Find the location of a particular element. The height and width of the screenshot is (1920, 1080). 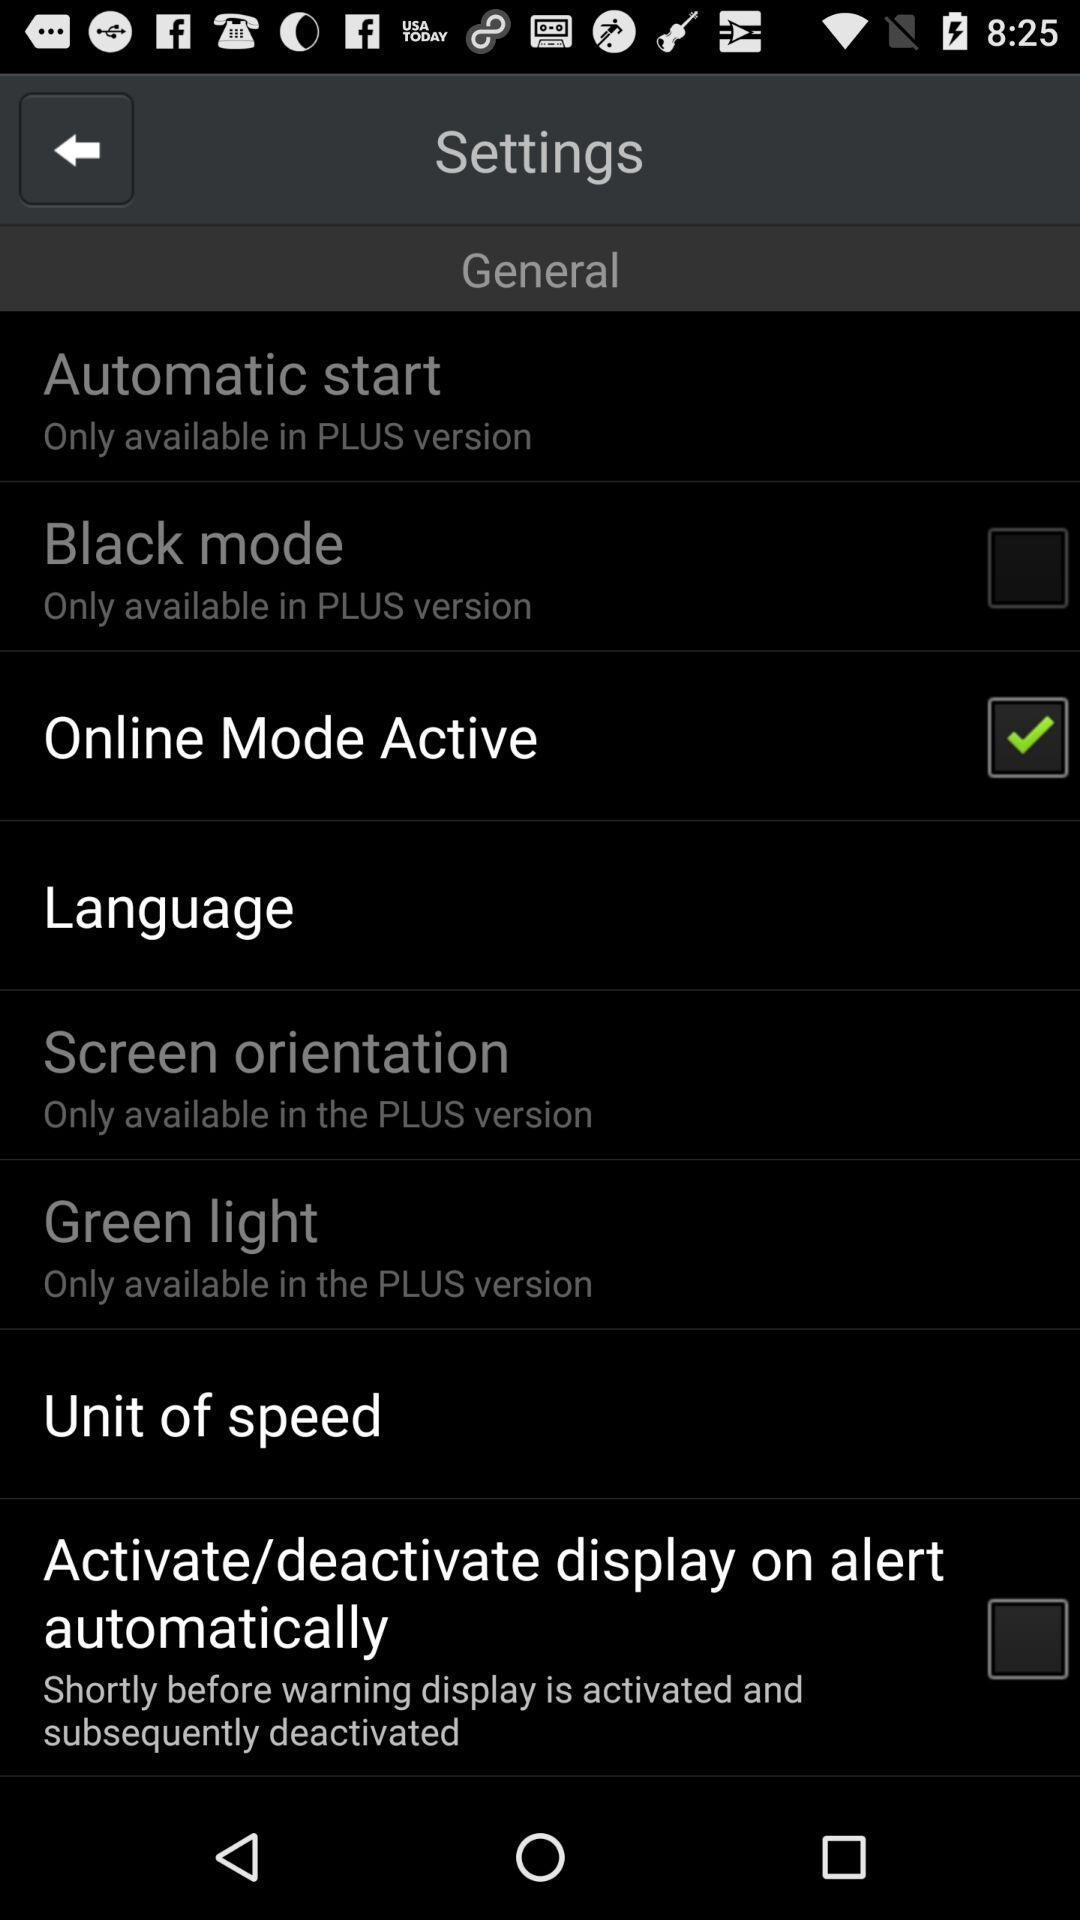

item below the only available in item is located at coordinates (193, 541).